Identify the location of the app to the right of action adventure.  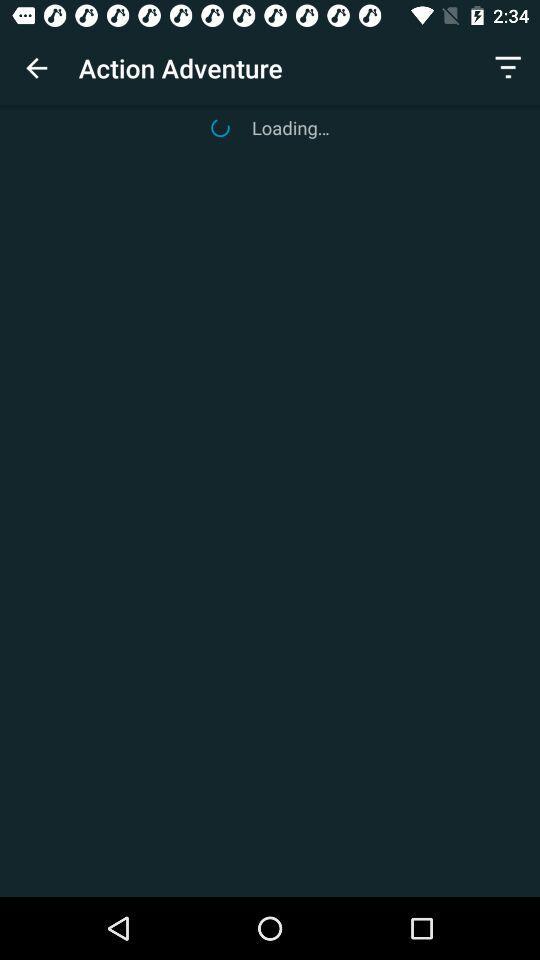
(508, 68).